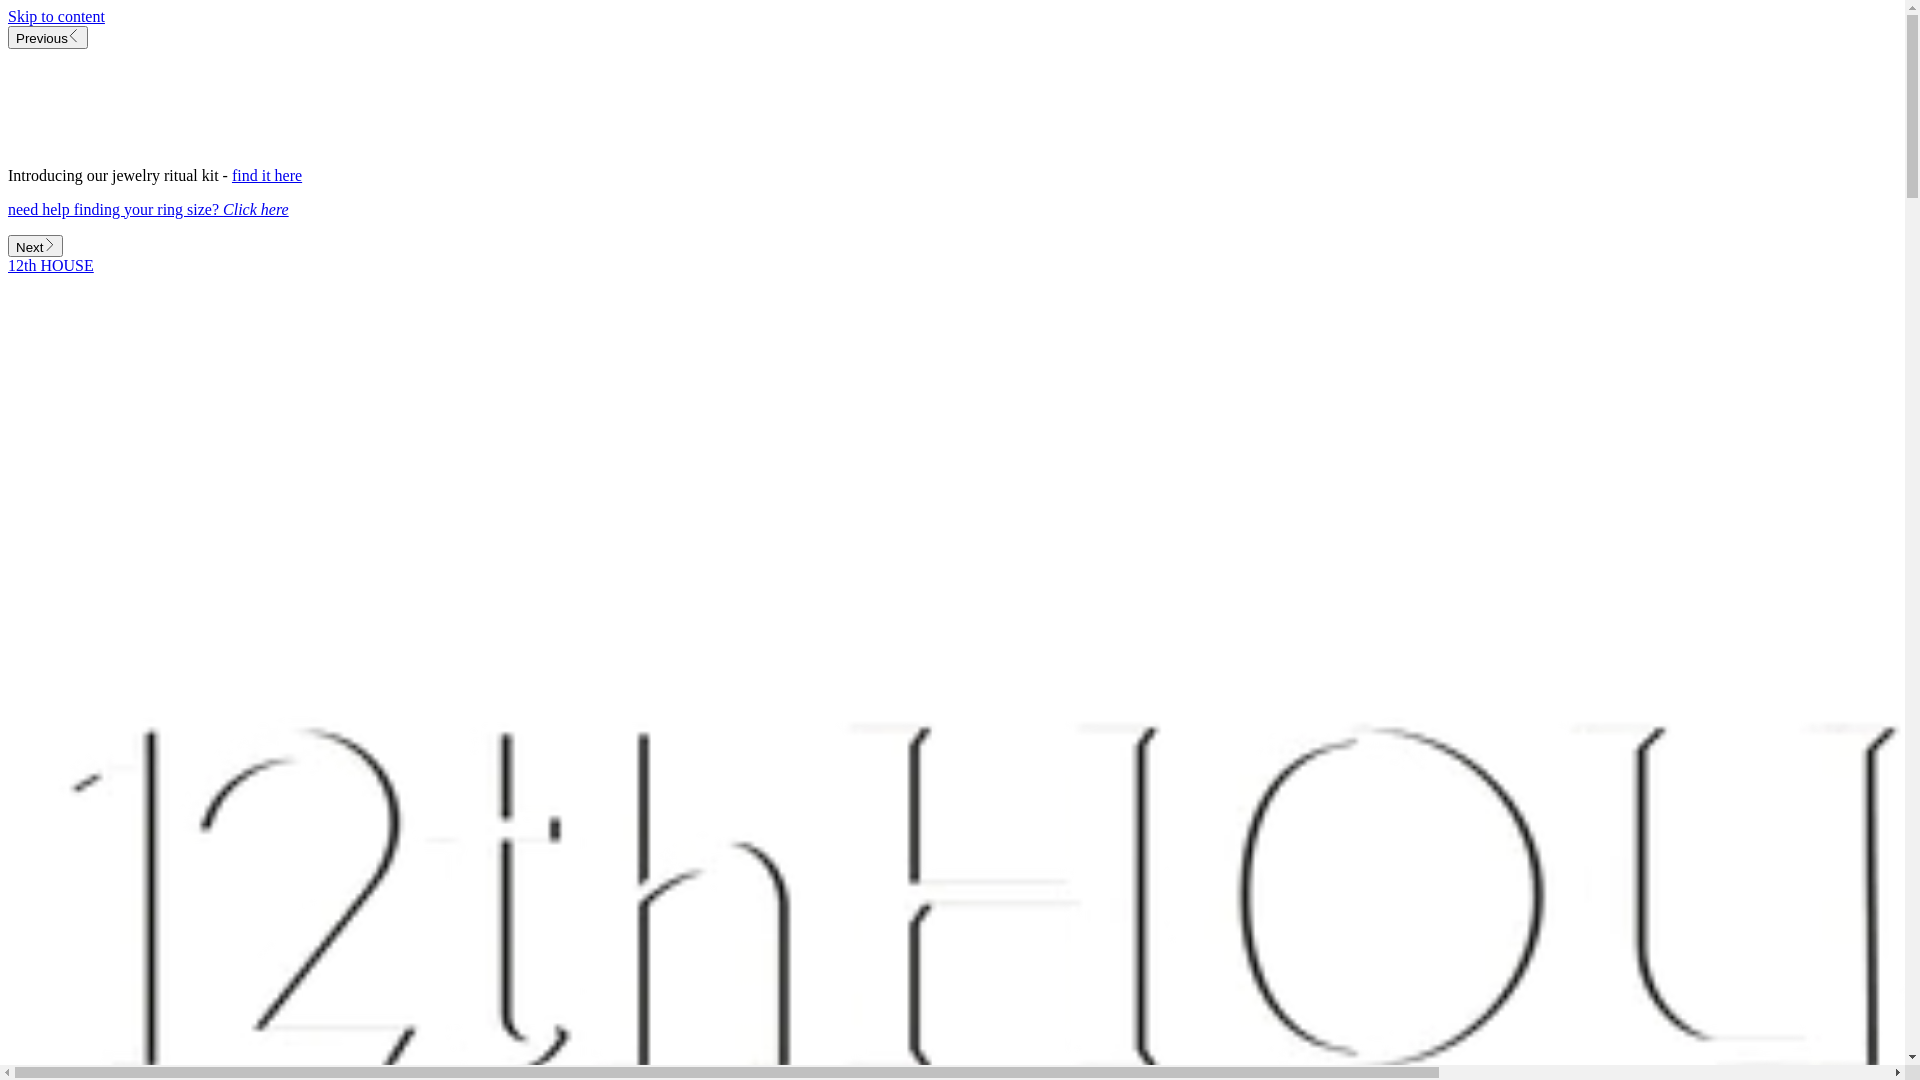 This screenshot has width=1920, height=1080. What do you see at coordinates (8, 16) in the screenshot?
I see `'Skip to content'` at bounding box center [8, 16].